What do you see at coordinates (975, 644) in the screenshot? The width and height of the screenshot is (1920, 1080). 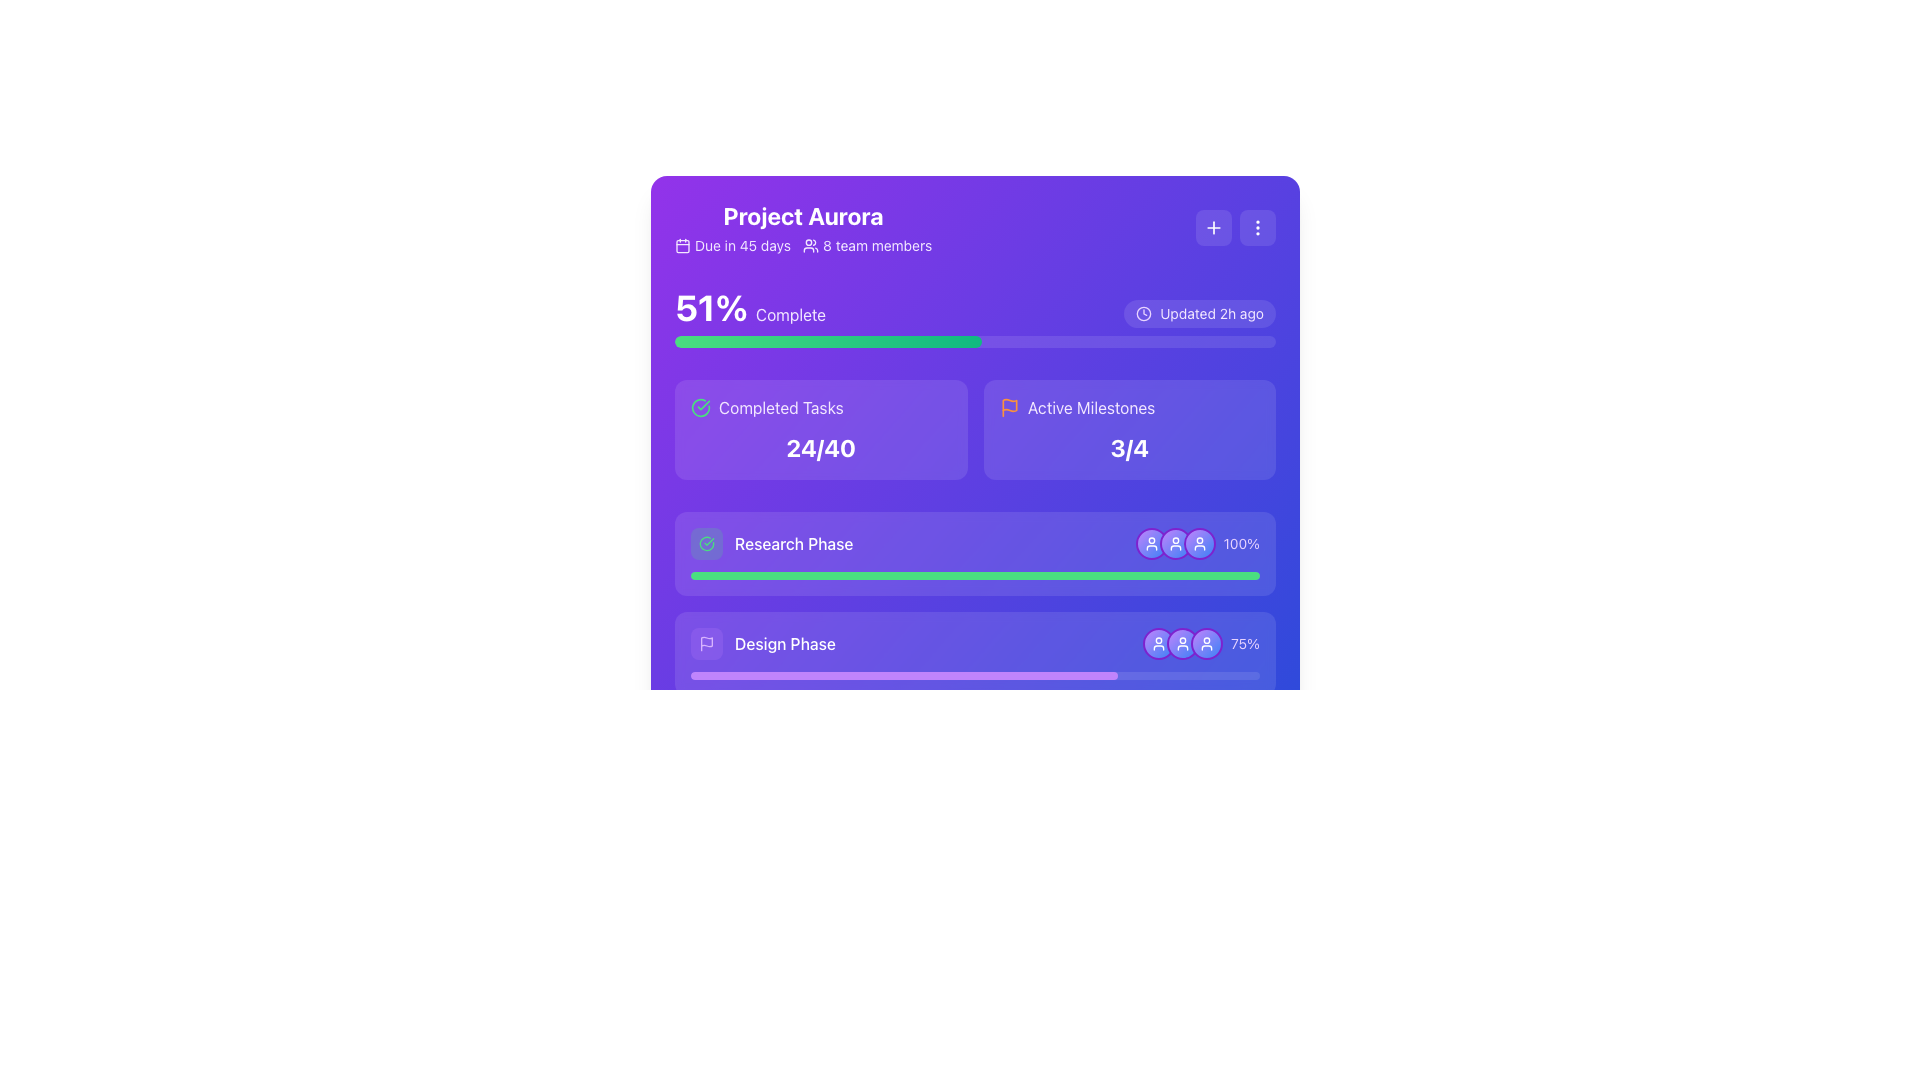 I see `the progress bar indicating the completion percentage of the Design Phase section, located within a card-like section near the bottom of the interface, specifically the second bar below the title 'Research Phase.'` at bounding box center [975, 644].